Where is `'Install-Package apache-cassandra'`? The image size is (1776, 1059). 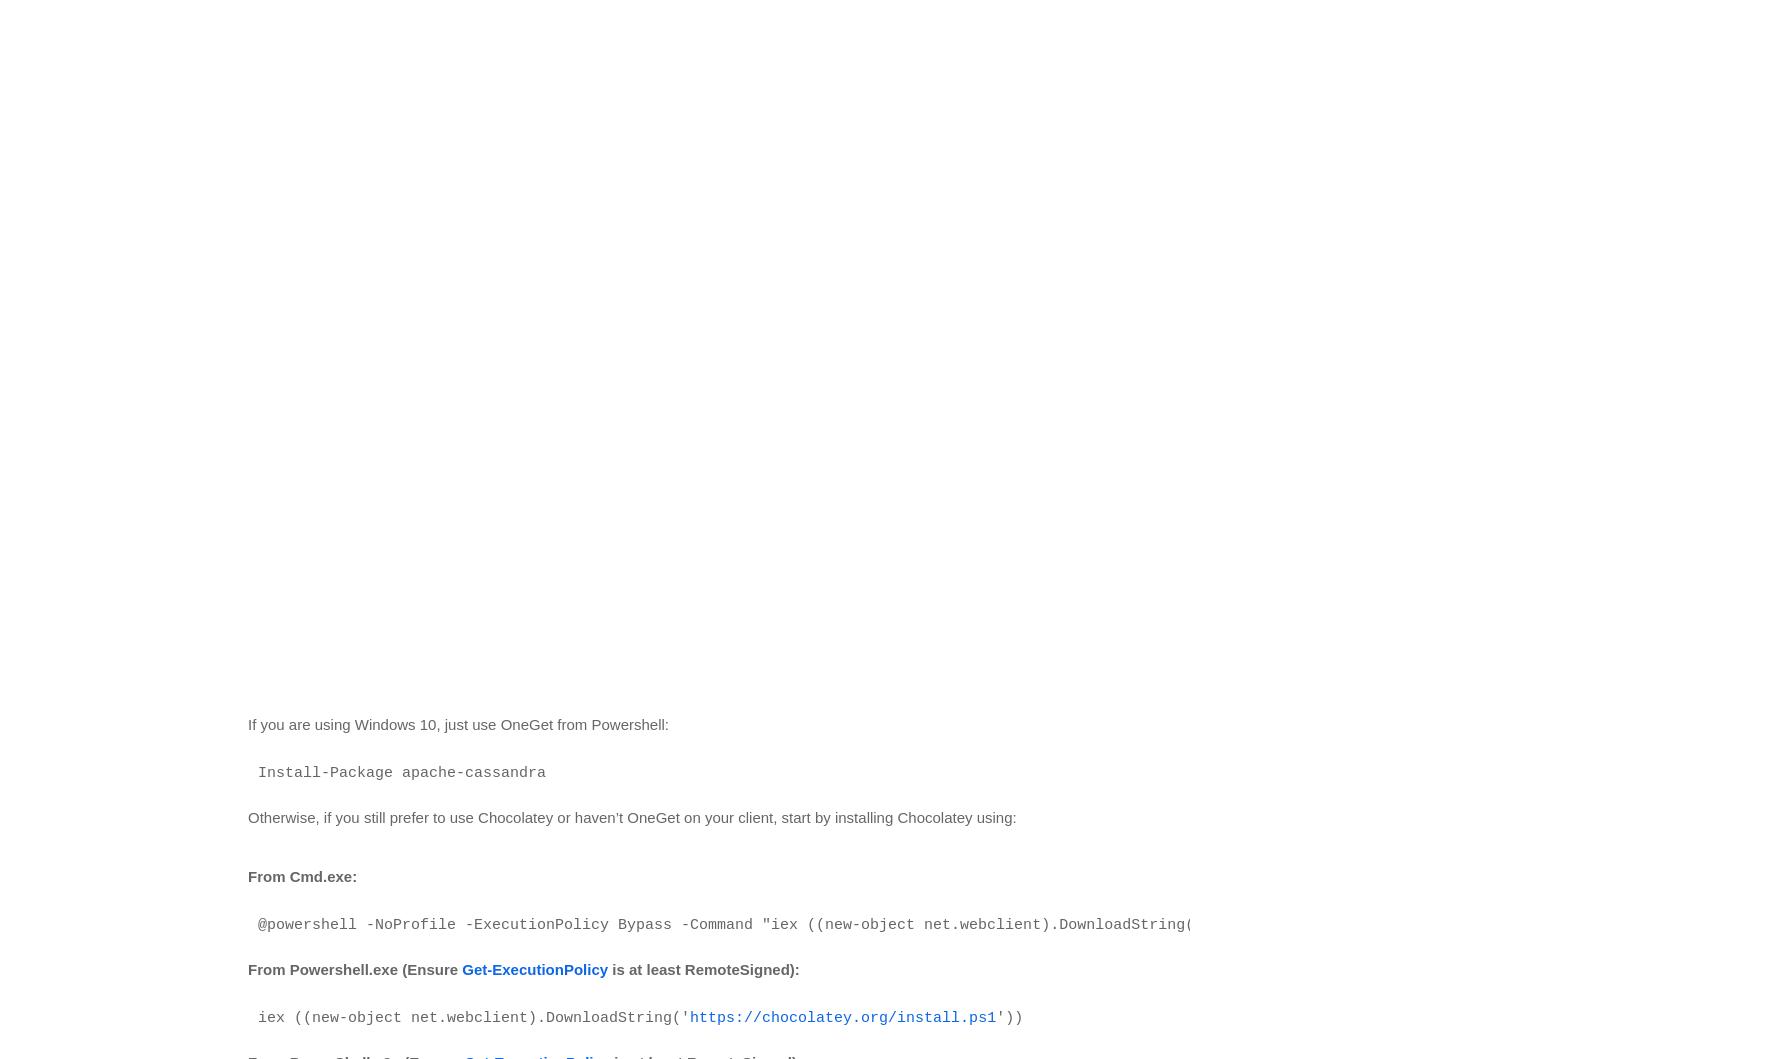
'Install-Package apache-cassandra' is located at coordinates (402, 771).